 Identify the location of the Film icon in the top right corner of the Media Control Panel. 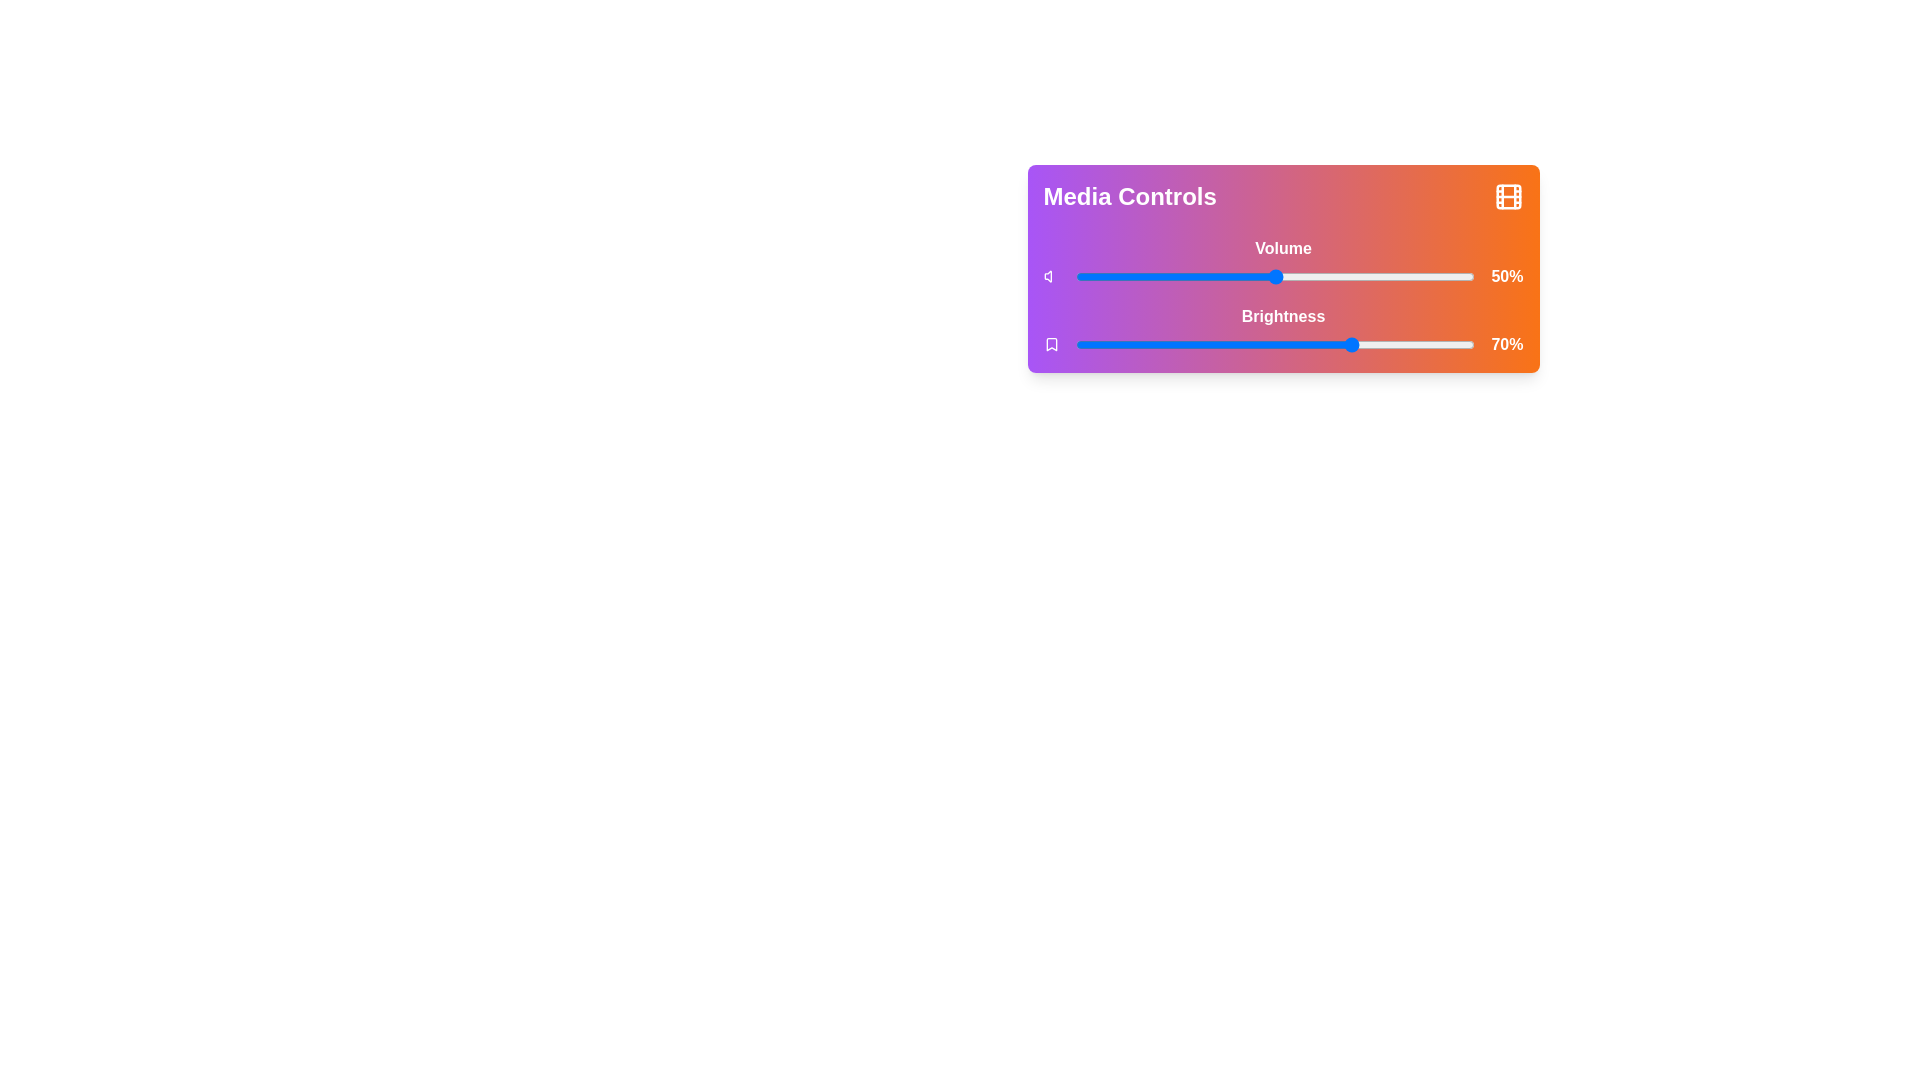
(1508, 196).